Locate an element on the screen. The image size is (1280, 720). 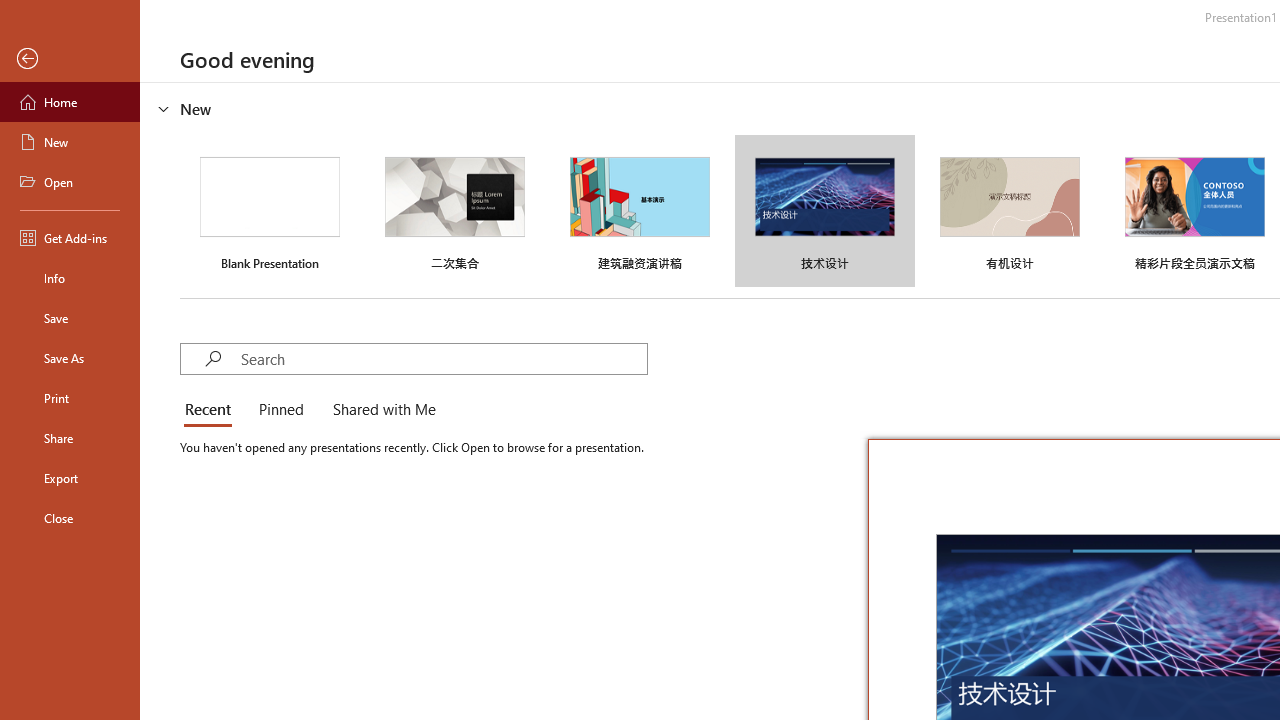
'Print' is located at coordinates (69, 398).